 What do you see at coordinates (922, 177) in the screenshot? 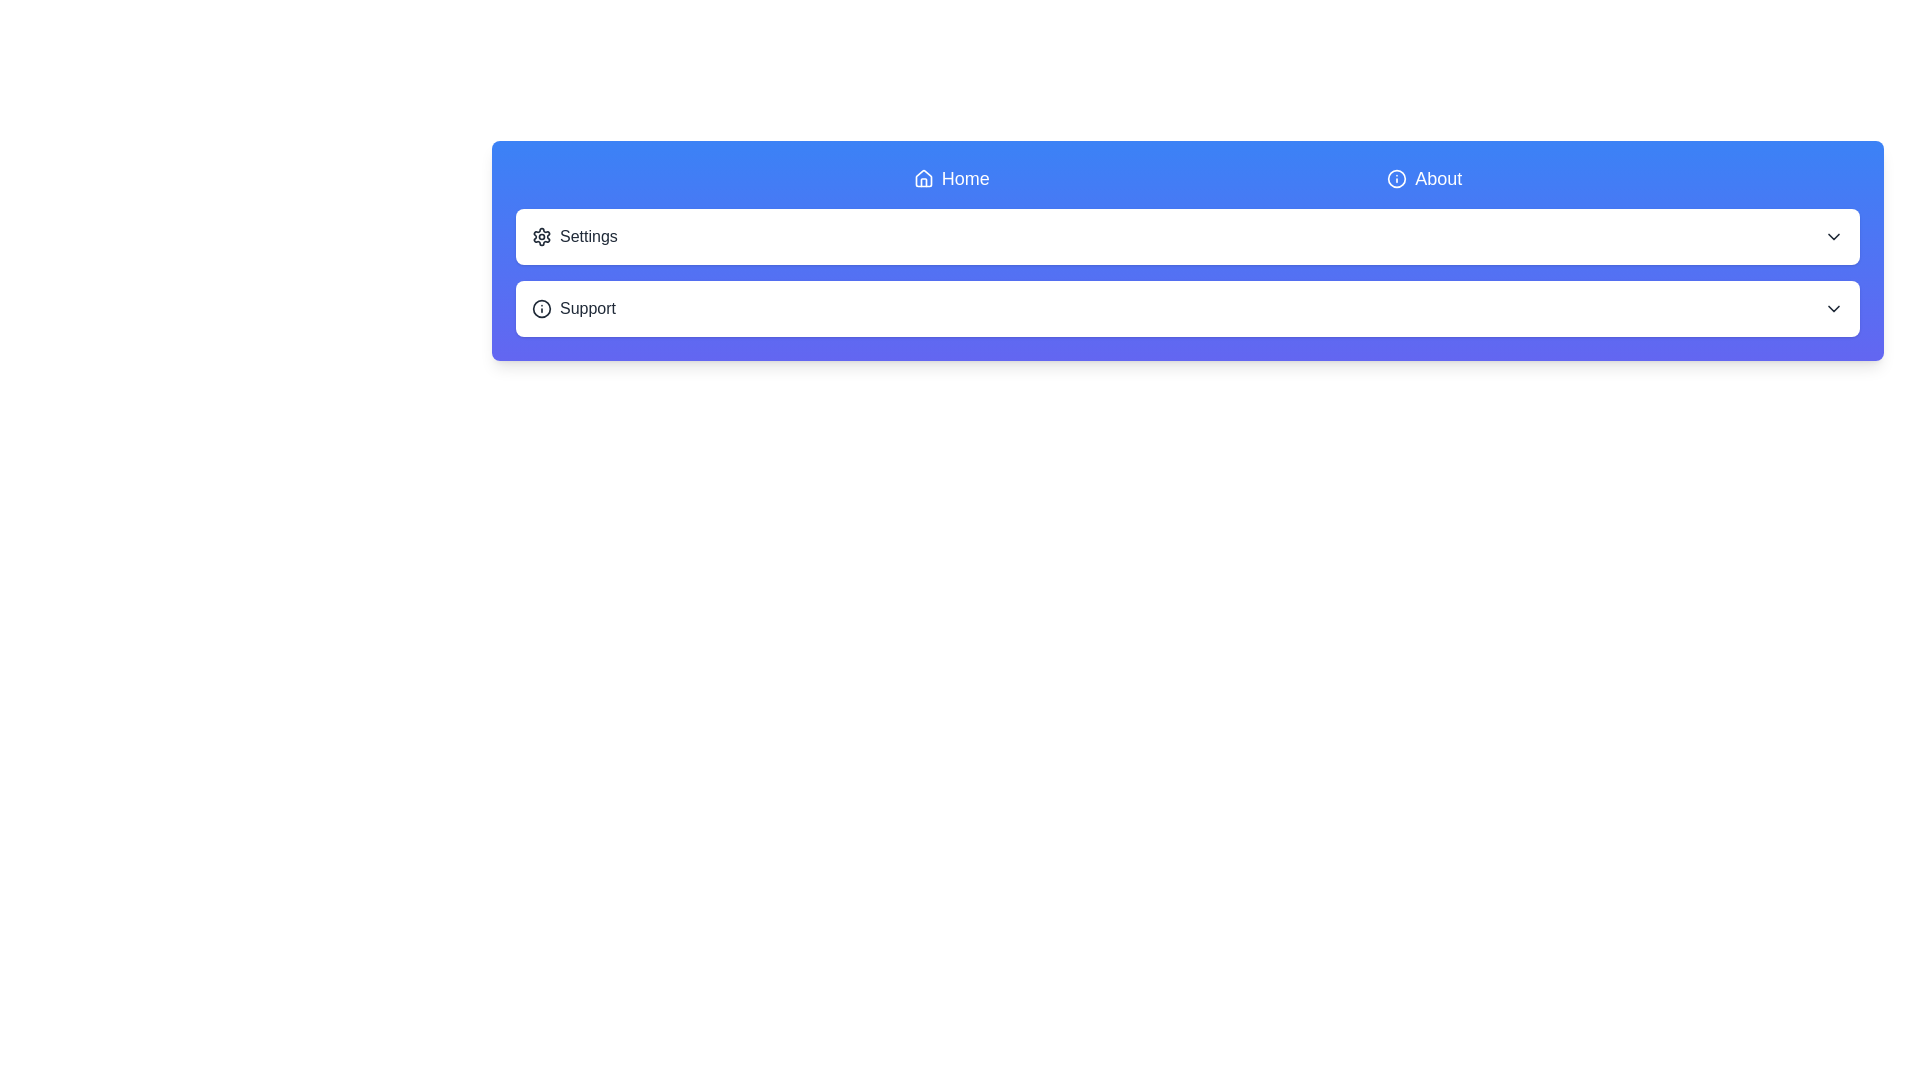
I see `the 'Home' SVG Icon located in the navigation header bar, which visually indicates the 'Home' action` at bounding box center [922, 177].